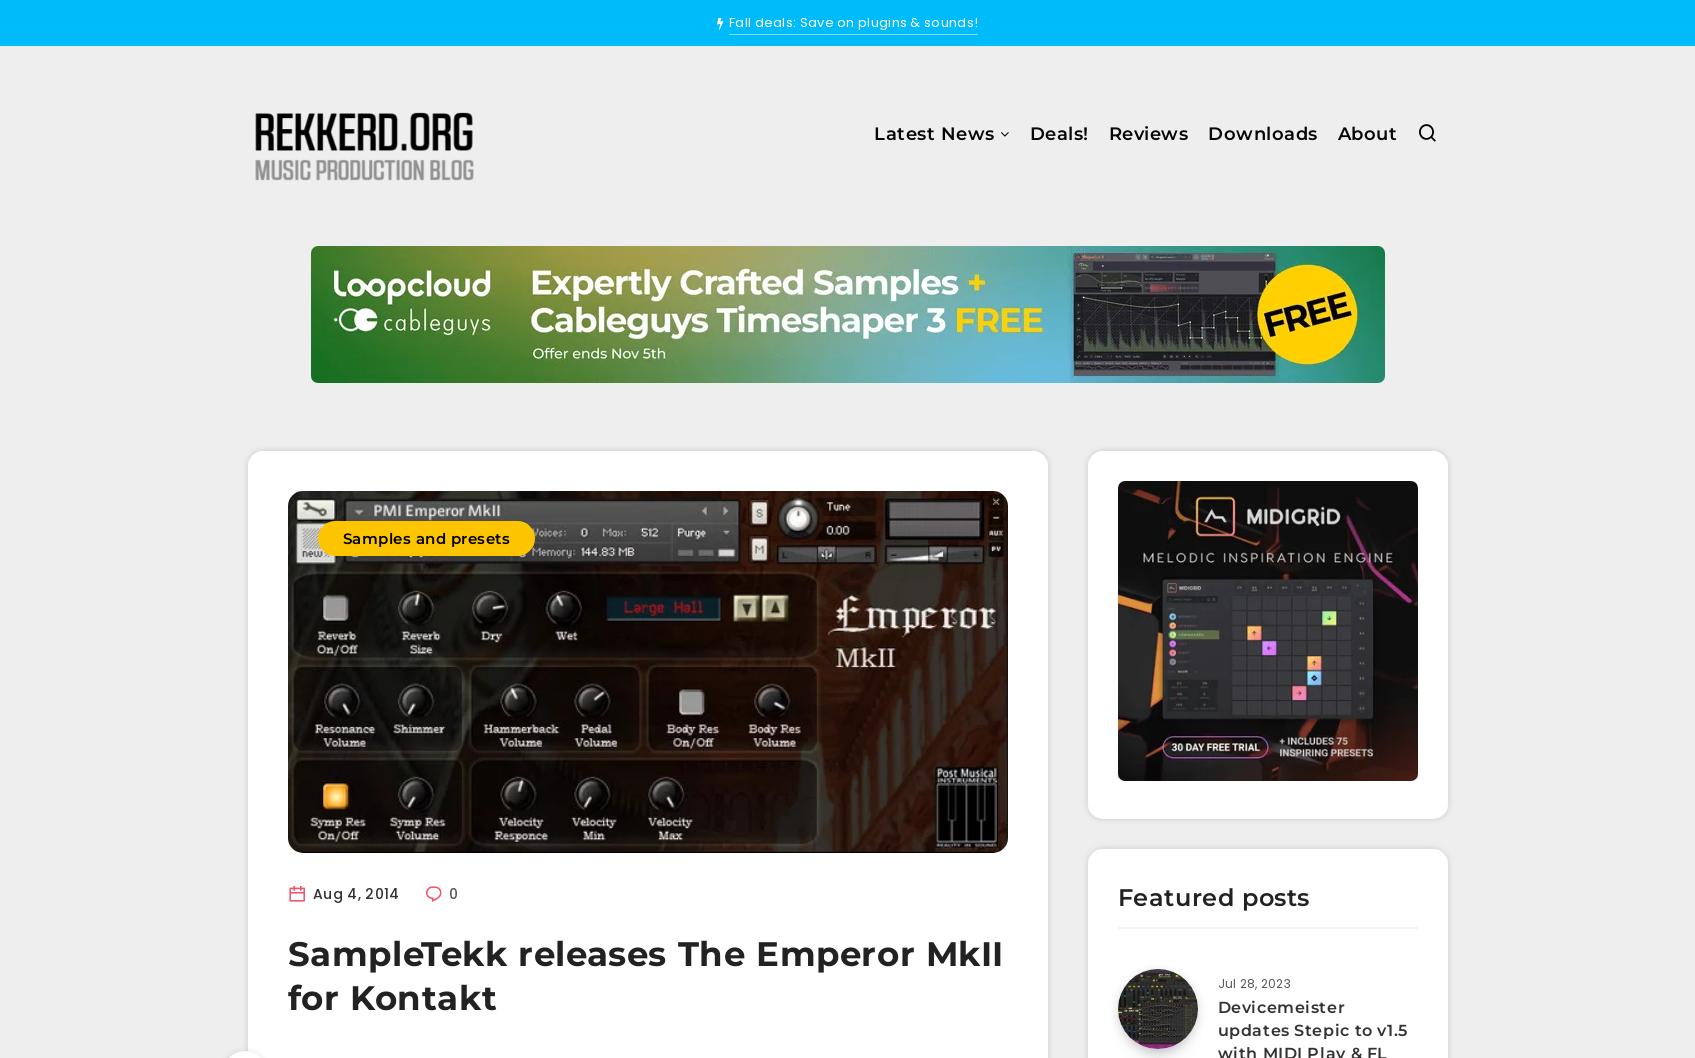  I want to click on 'Effects', so click(811, 271).